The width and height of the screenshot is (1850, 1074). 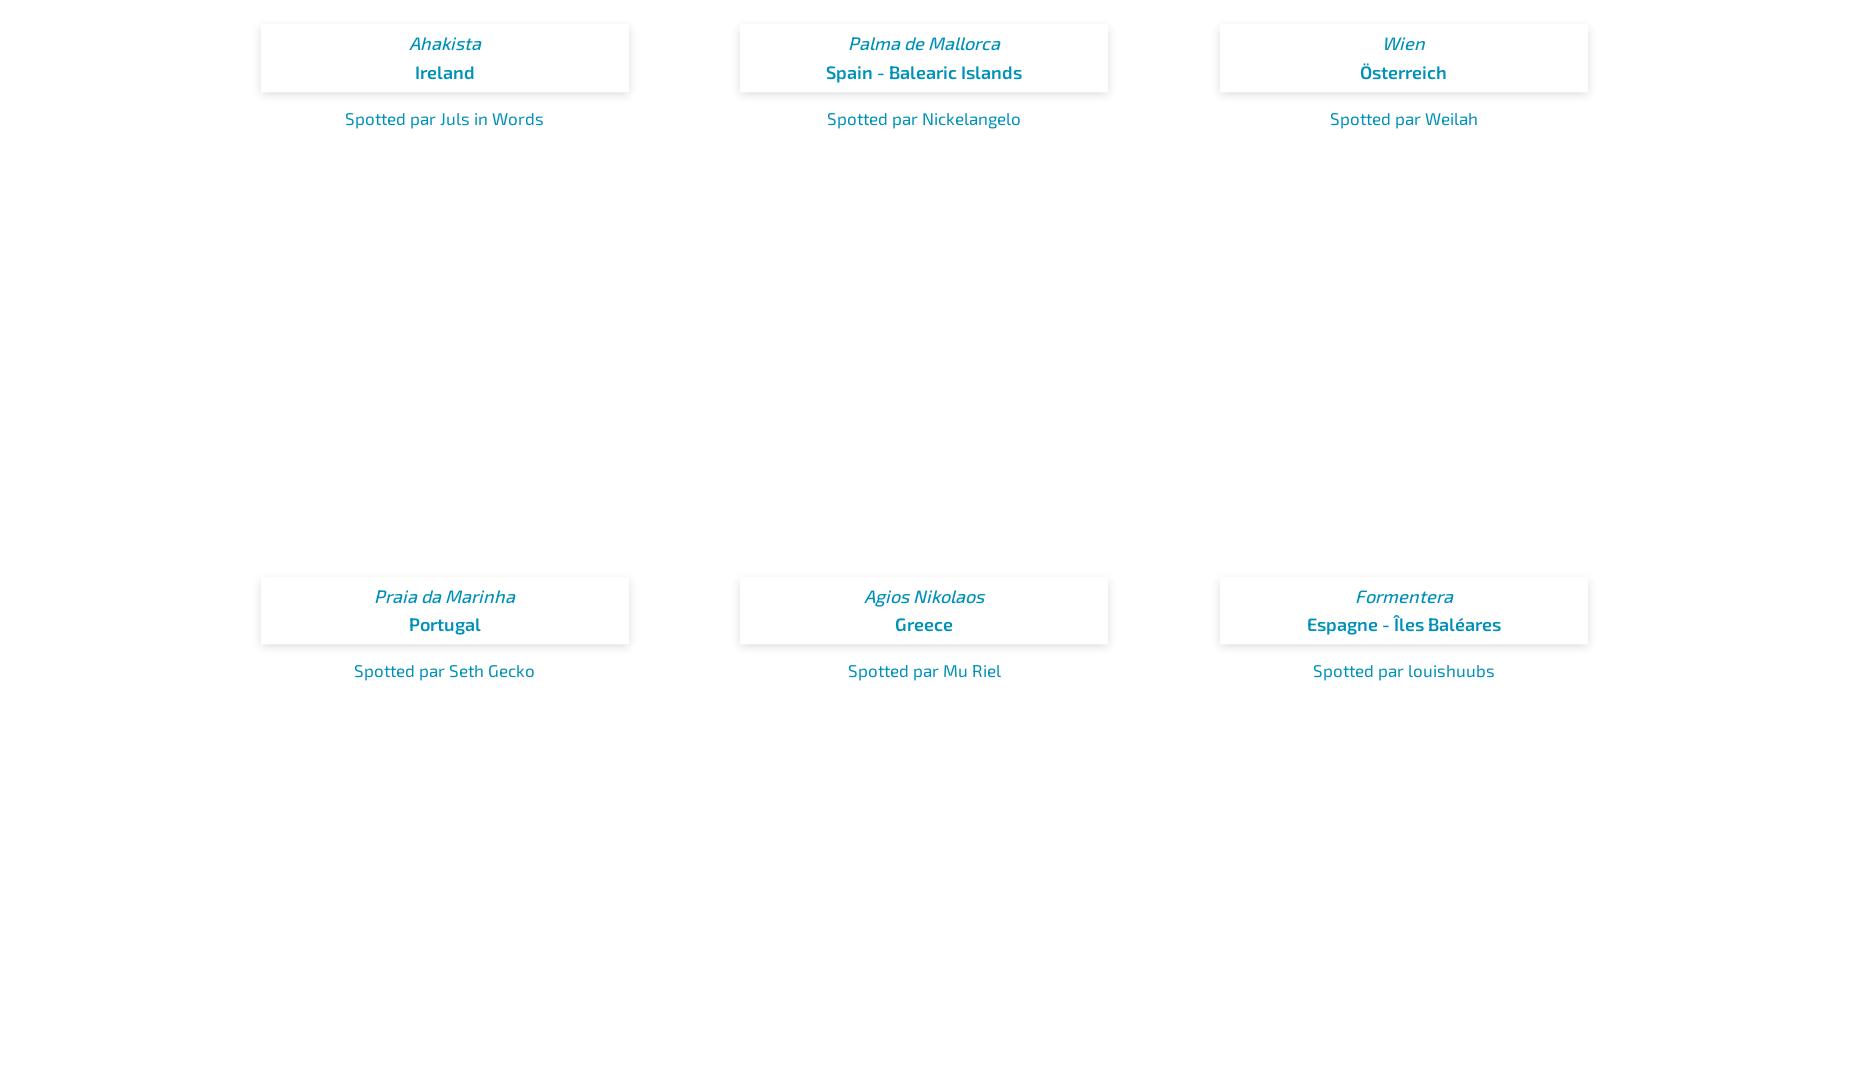 What do you see at coordinates (443, 41) in the screenshot?
I see `'Ahakista'` at bounding box center [443, 41].